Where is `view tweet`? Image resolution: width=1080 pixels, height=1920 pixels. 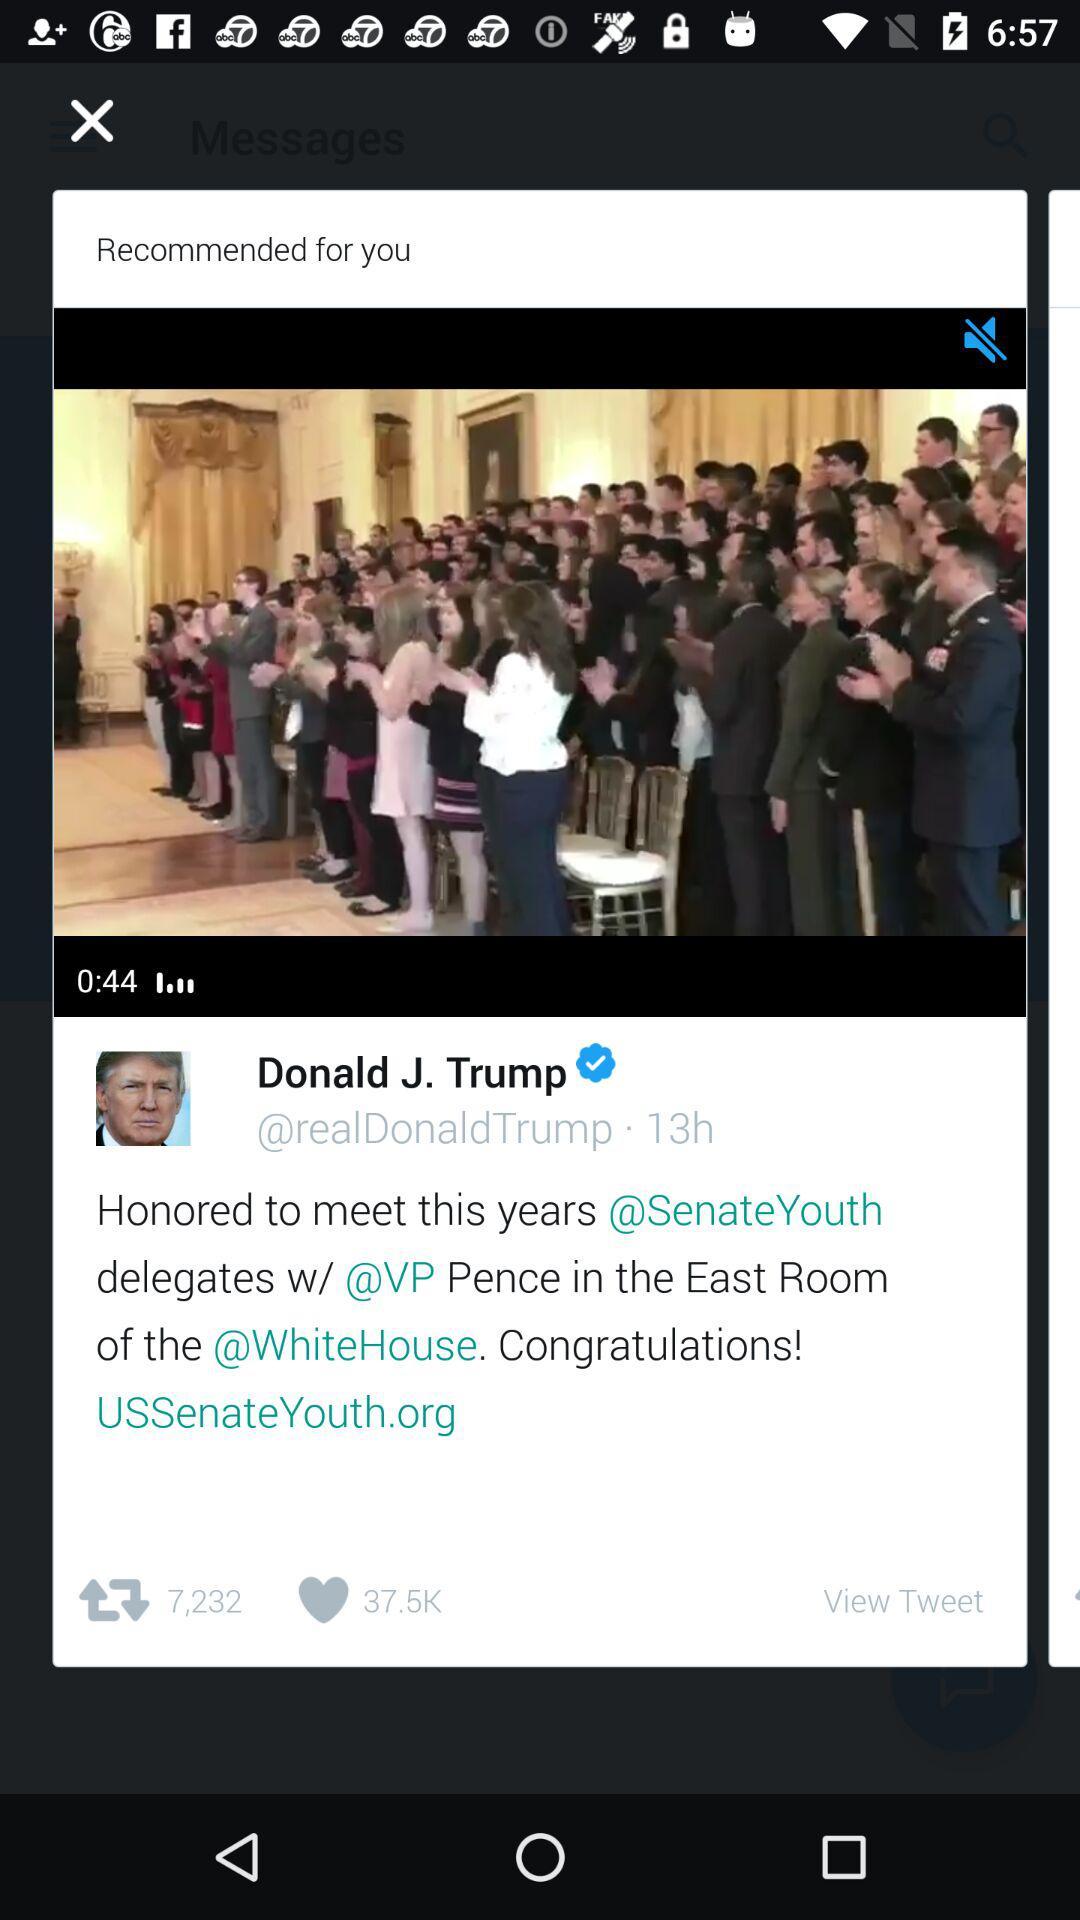
view tweet is located at coordinates (903, 1600).